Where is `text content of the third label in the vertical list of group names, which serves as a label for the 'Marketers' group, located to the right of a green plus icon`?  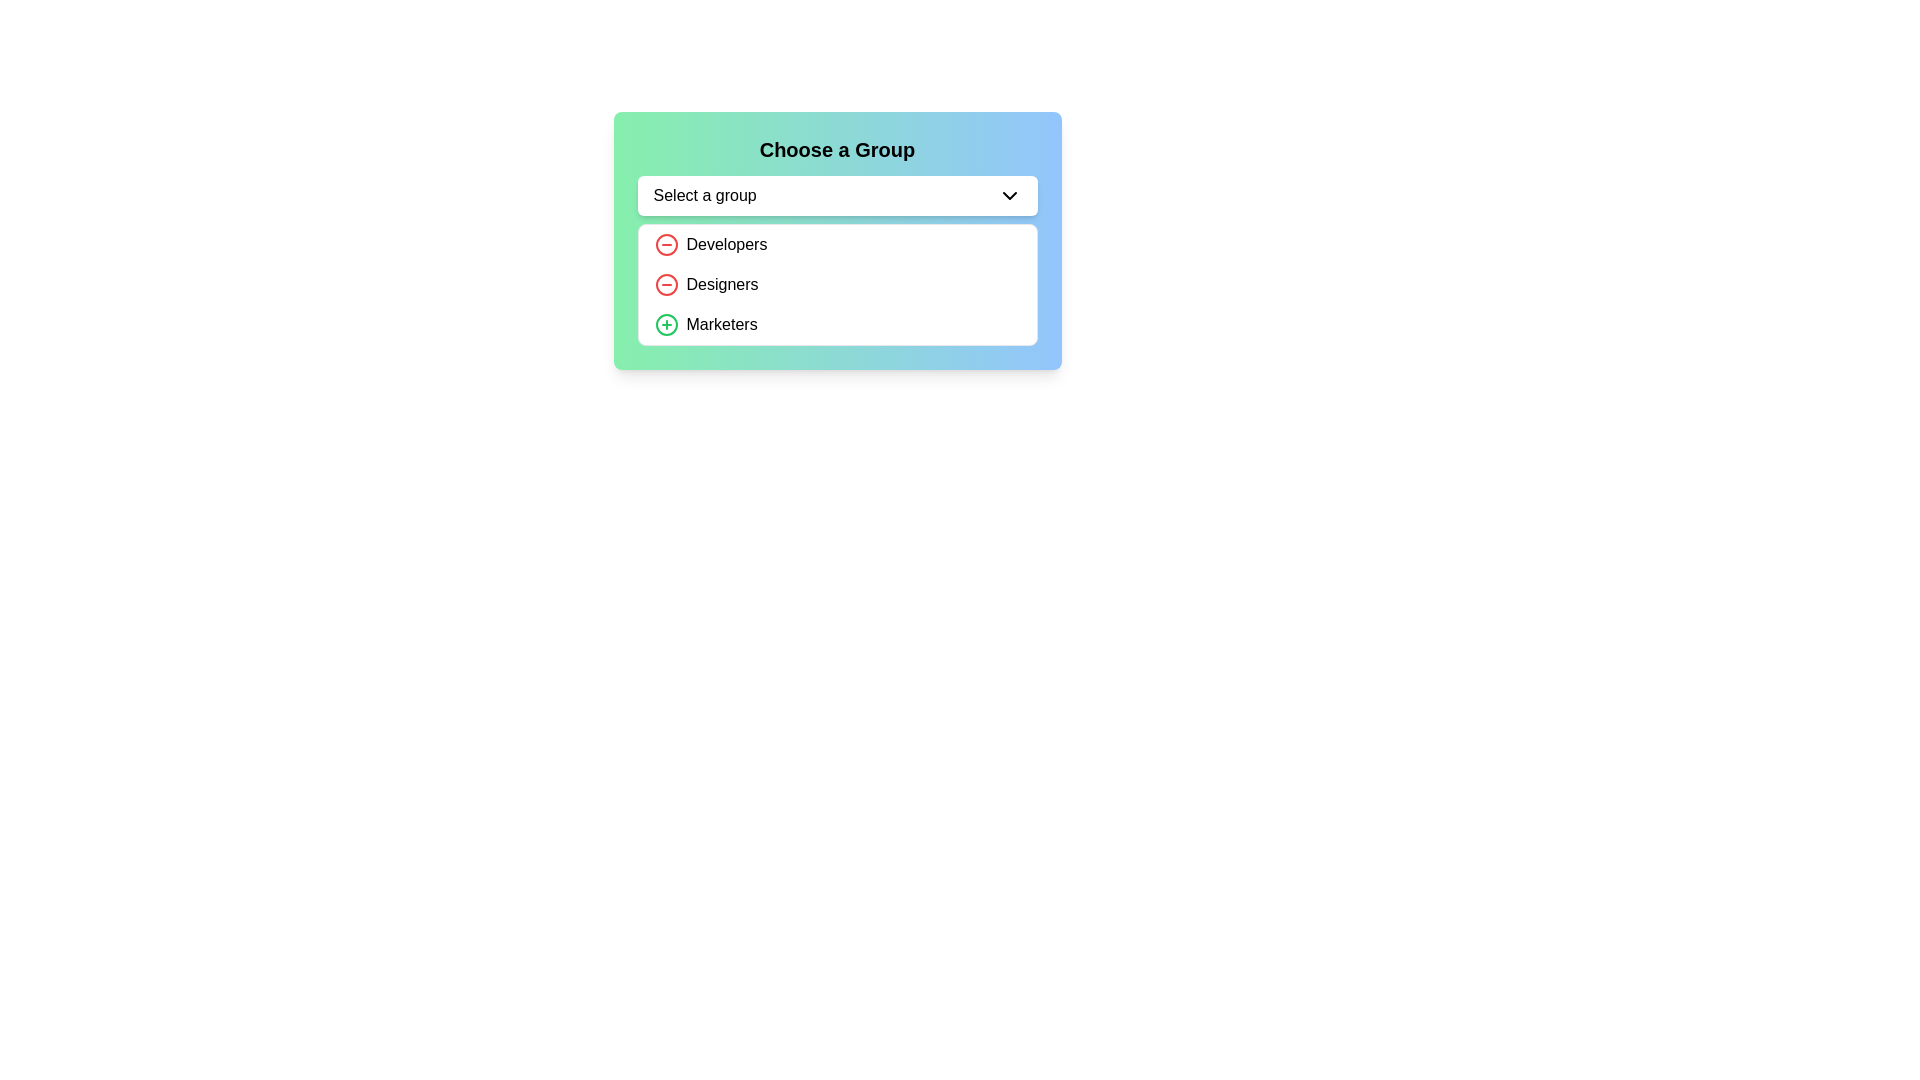
text content of the third label in the vertical list of group names, which serves as a label for the 'Marketers' group, located to the right of a green plus icon is located at coordinates (721, 323).